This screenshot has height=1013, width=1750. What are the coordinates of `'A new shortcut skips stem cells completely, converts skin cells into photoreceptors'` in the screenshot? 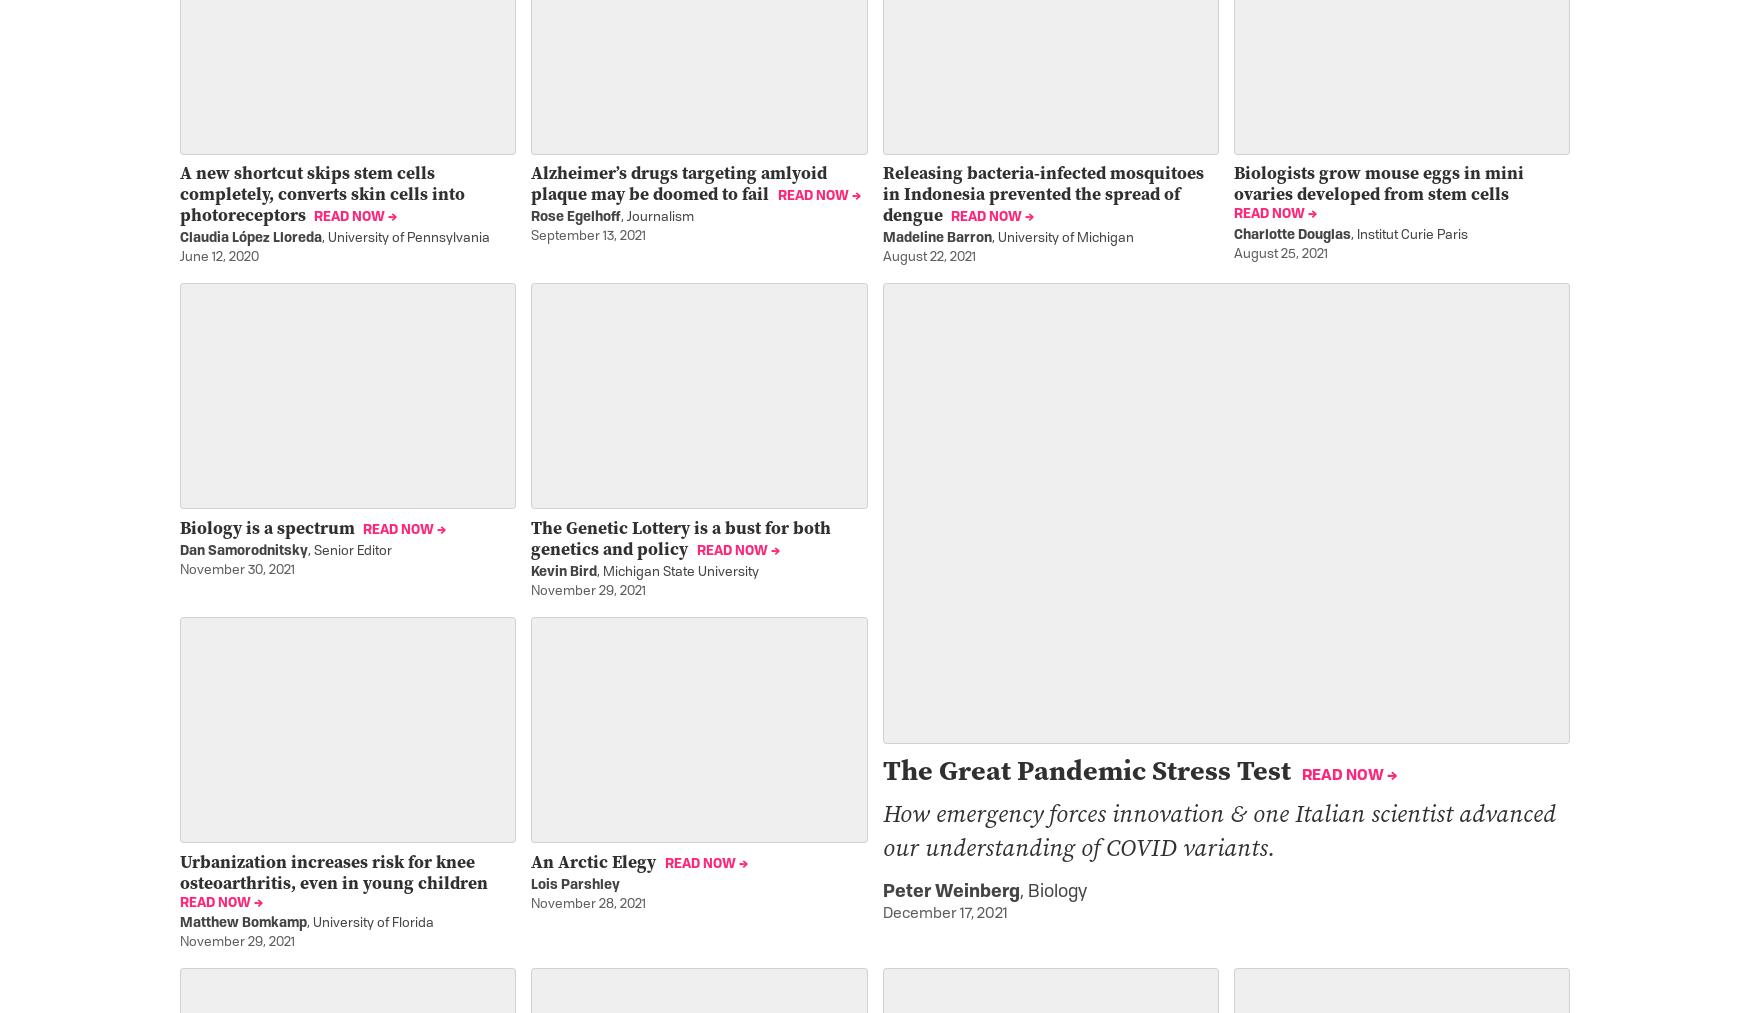 It's located at (322, 193).